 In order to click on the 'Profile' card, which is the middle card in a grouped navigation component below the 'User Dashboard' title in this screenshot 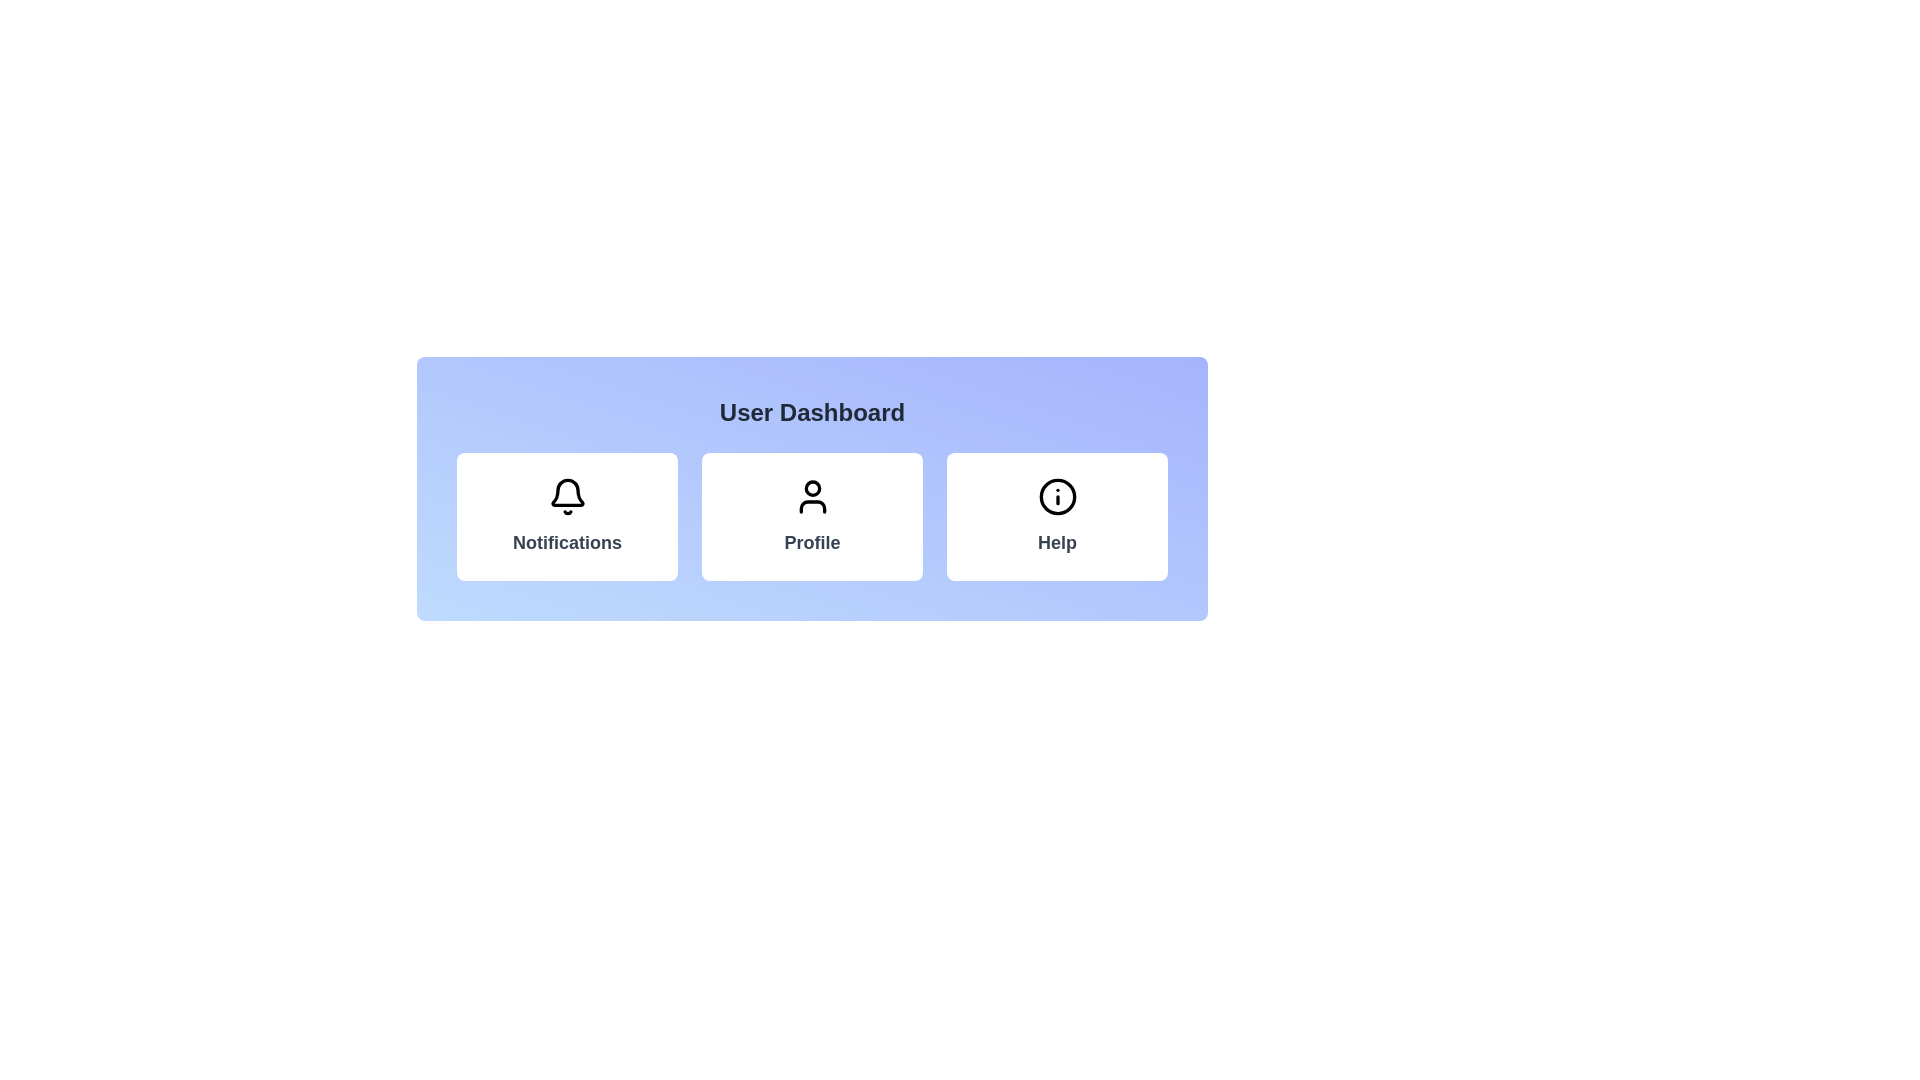, I will do `click(812, 489)`.